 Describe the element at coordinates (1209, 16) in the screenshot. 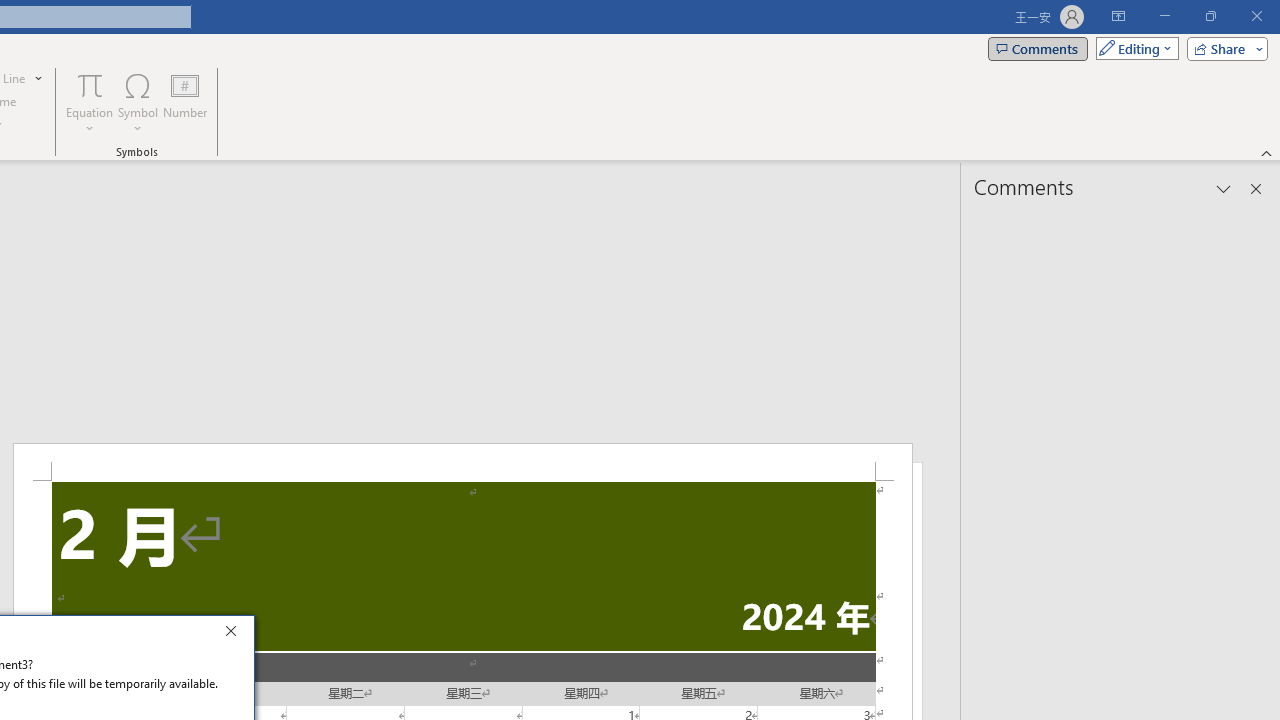

I see `'Restore Down'` at that location.